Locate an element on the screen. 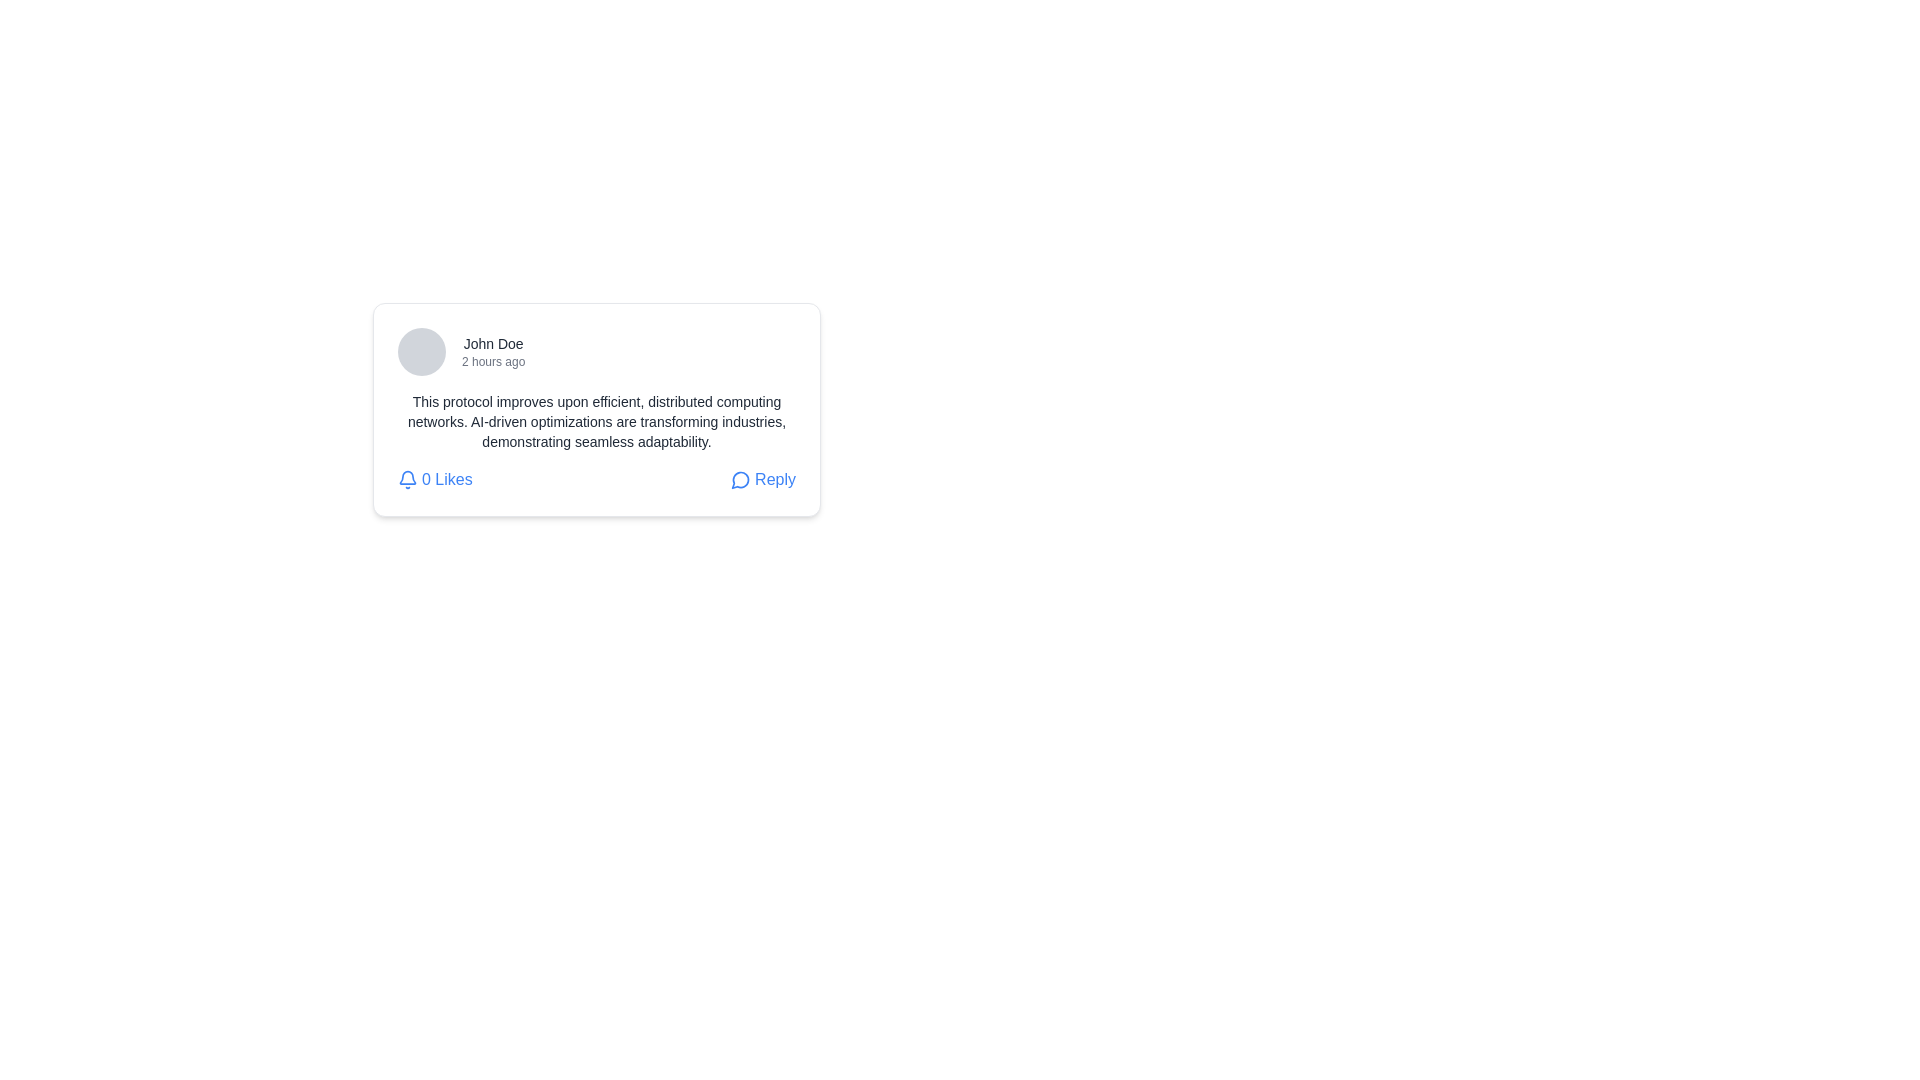  the static text label displaying 'John Doe' which is part of the header section above a timestamp is located at coordinates (493, 342).